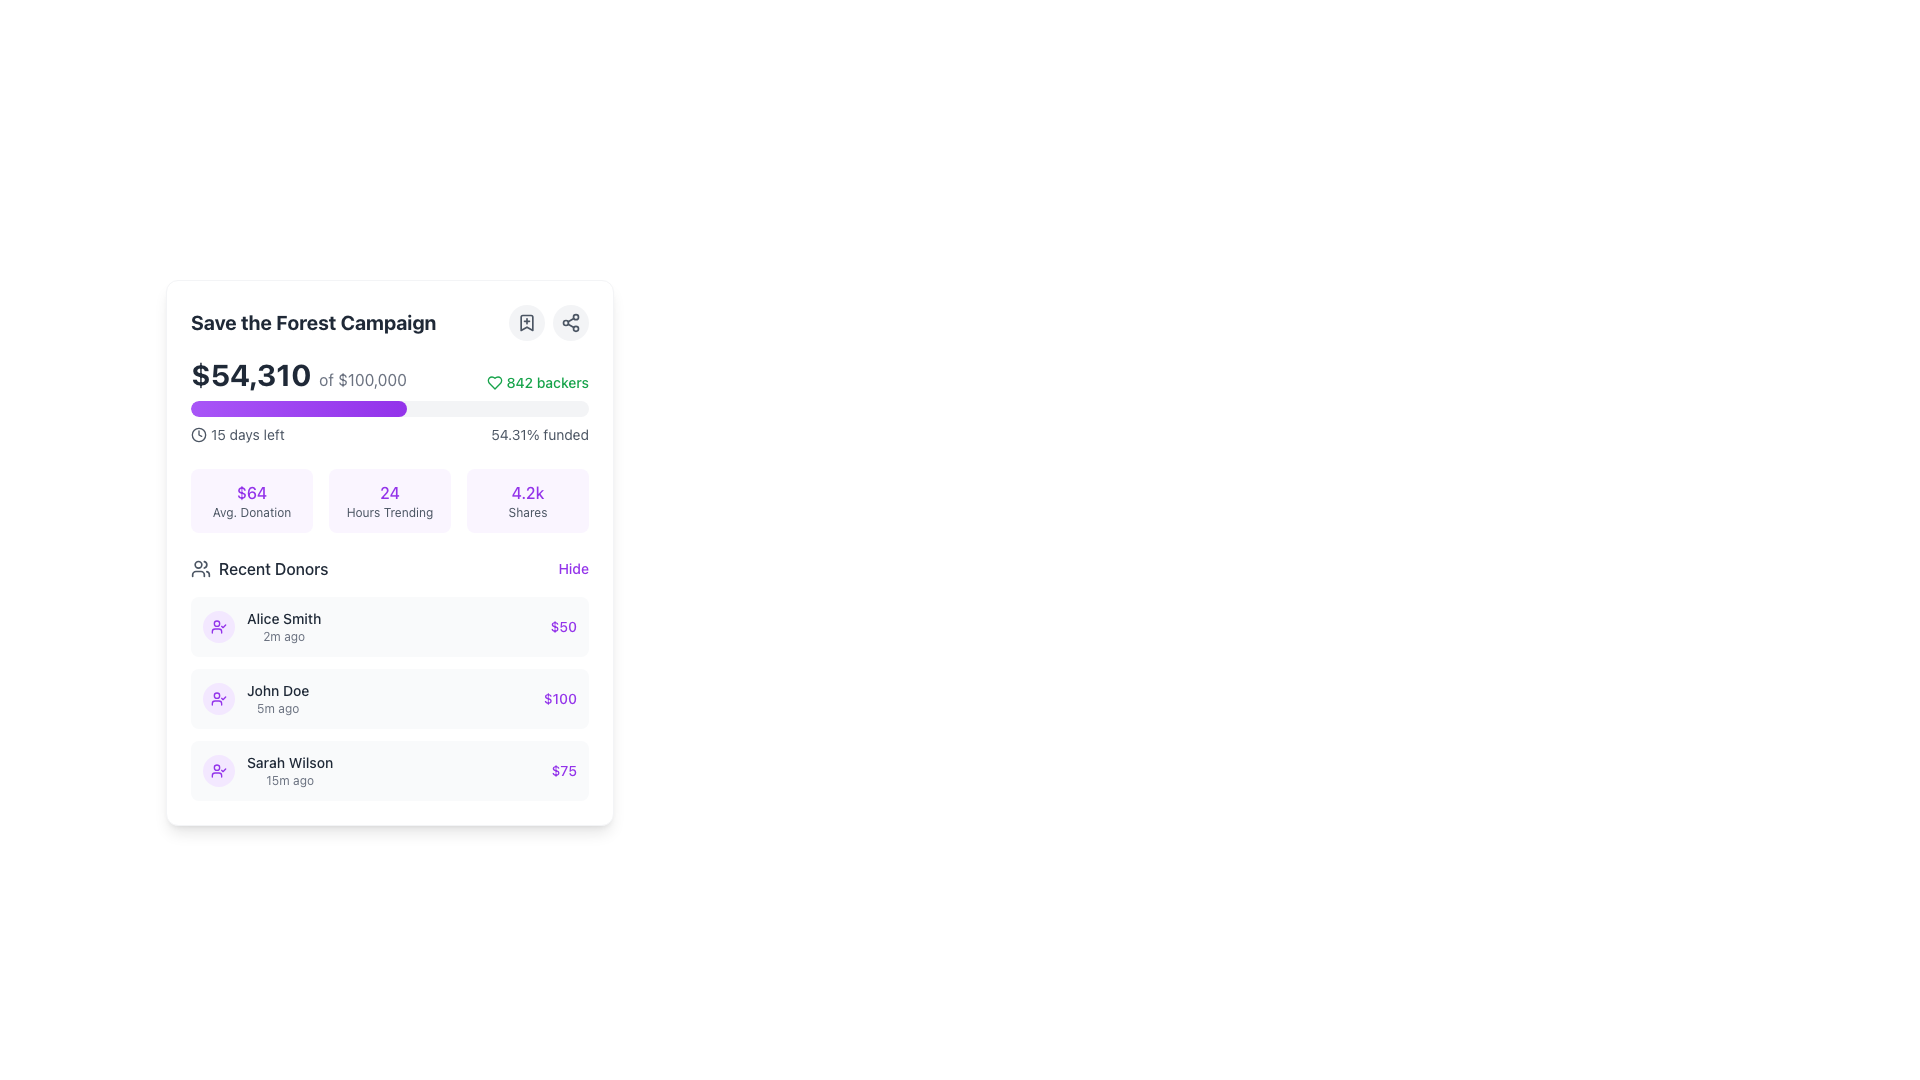 The image size is (1920, 1080). Describe the element at coordinates (289, 779) in the screenshot. I see `timestamp text label indicating when Sarah Wilson's activity occurred, located below her name in the list of recent donors` at that location.